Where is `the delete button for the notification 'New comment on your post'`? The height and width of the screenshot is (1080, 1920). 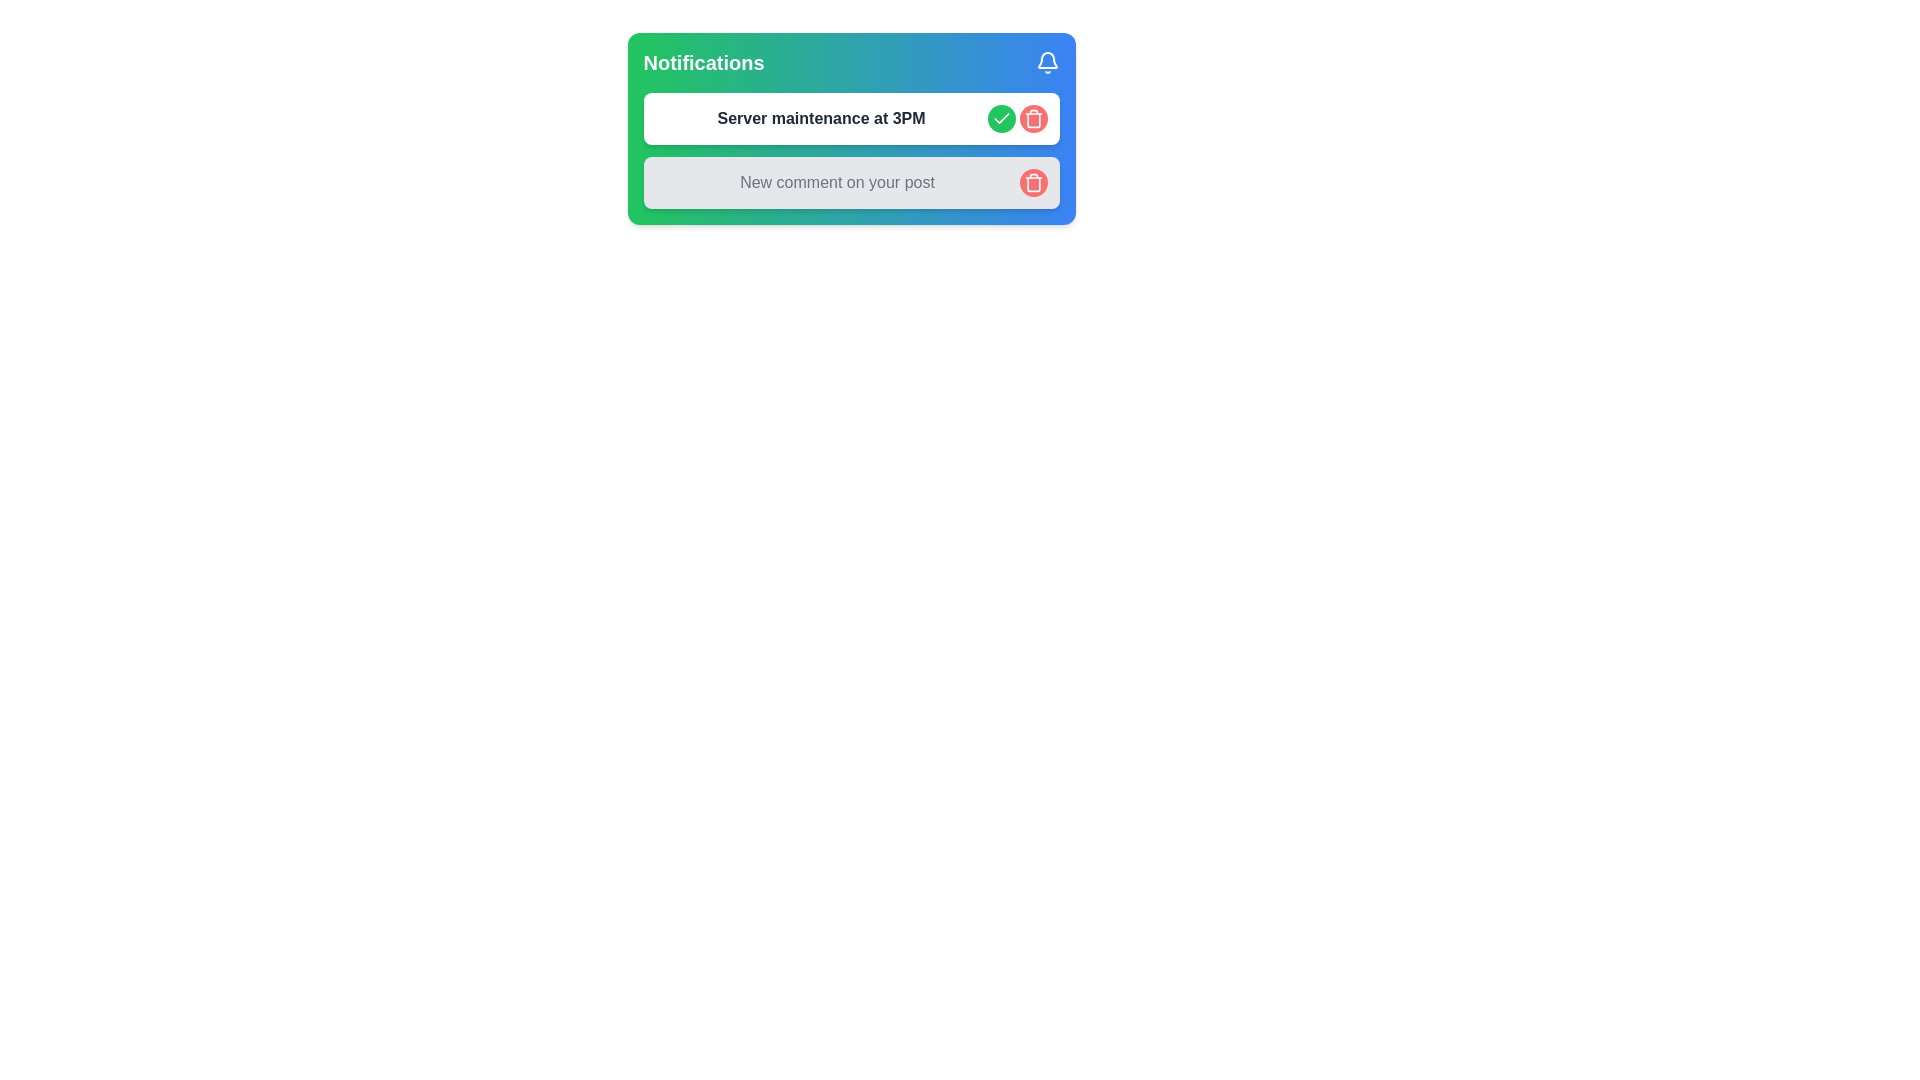 the delete button for the notification 'New comment on your post' is located at coordinates (1033, 182).